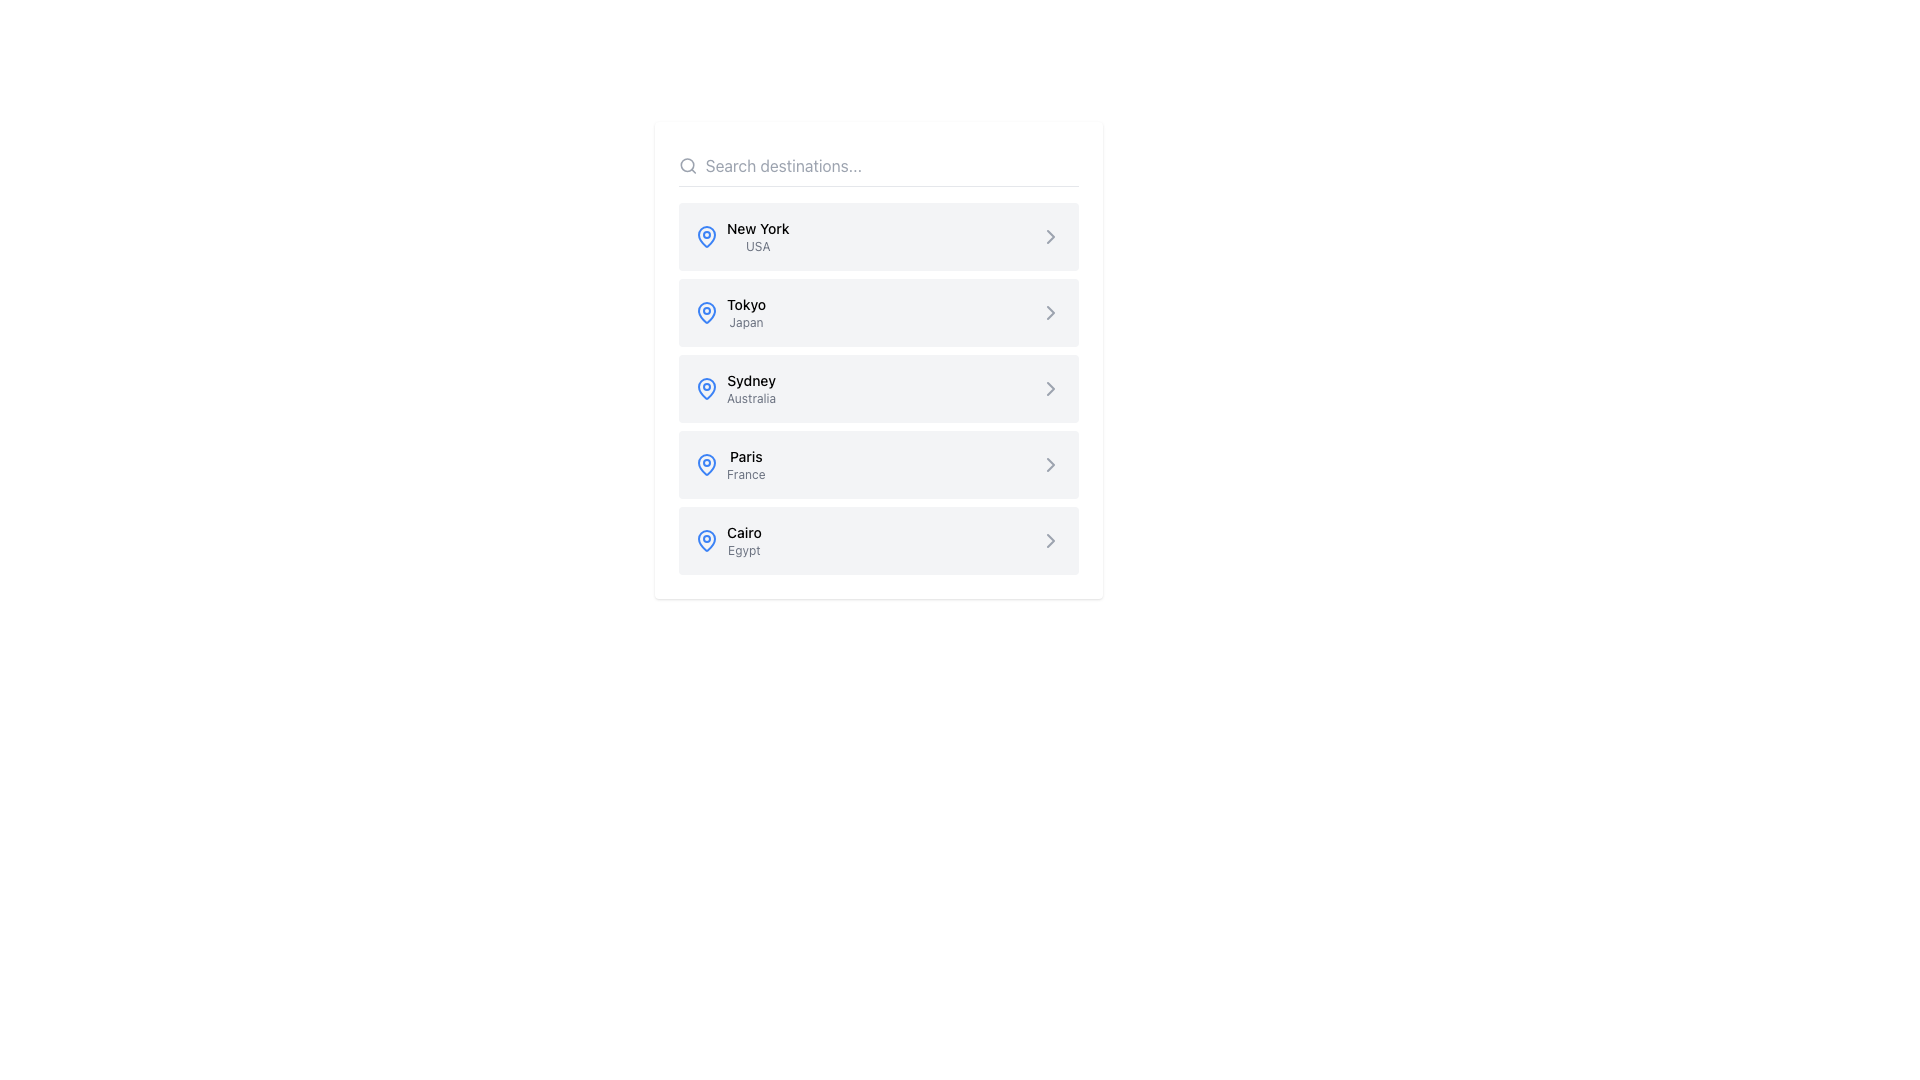  What do you see at coordinates (745, 456) in the screenshot?
I see `the text label displaying 'Paris', which is styled with a smaller font size and medium weight, located in the third list item of a vertical list of destination options` at bounding box center [745, 456].